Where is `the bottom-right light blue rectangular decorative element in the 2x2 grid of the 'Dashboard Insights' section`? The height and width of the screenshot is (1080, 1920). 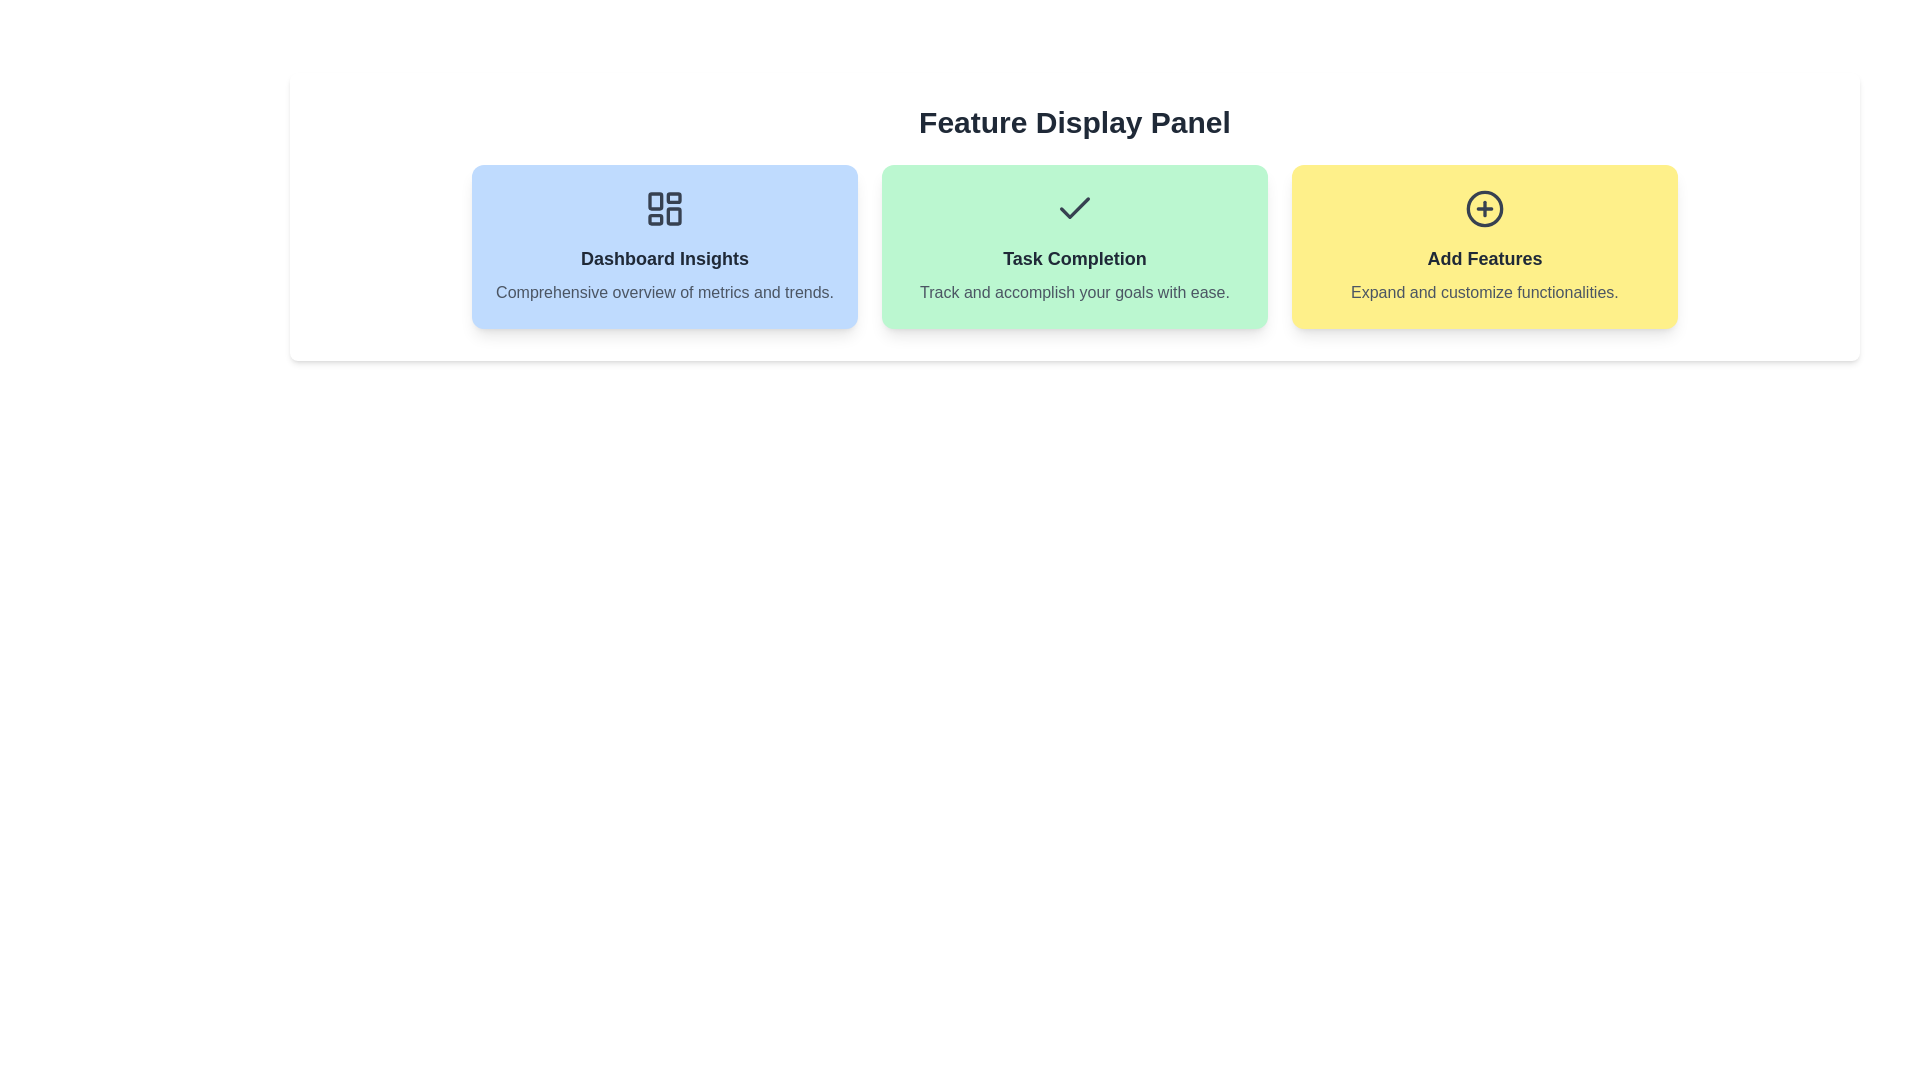
the bottom-right light blue rectangular decorative element in the 2x2 grid of the 'Dashboard Insights' section is located at coordinates (674, 216).